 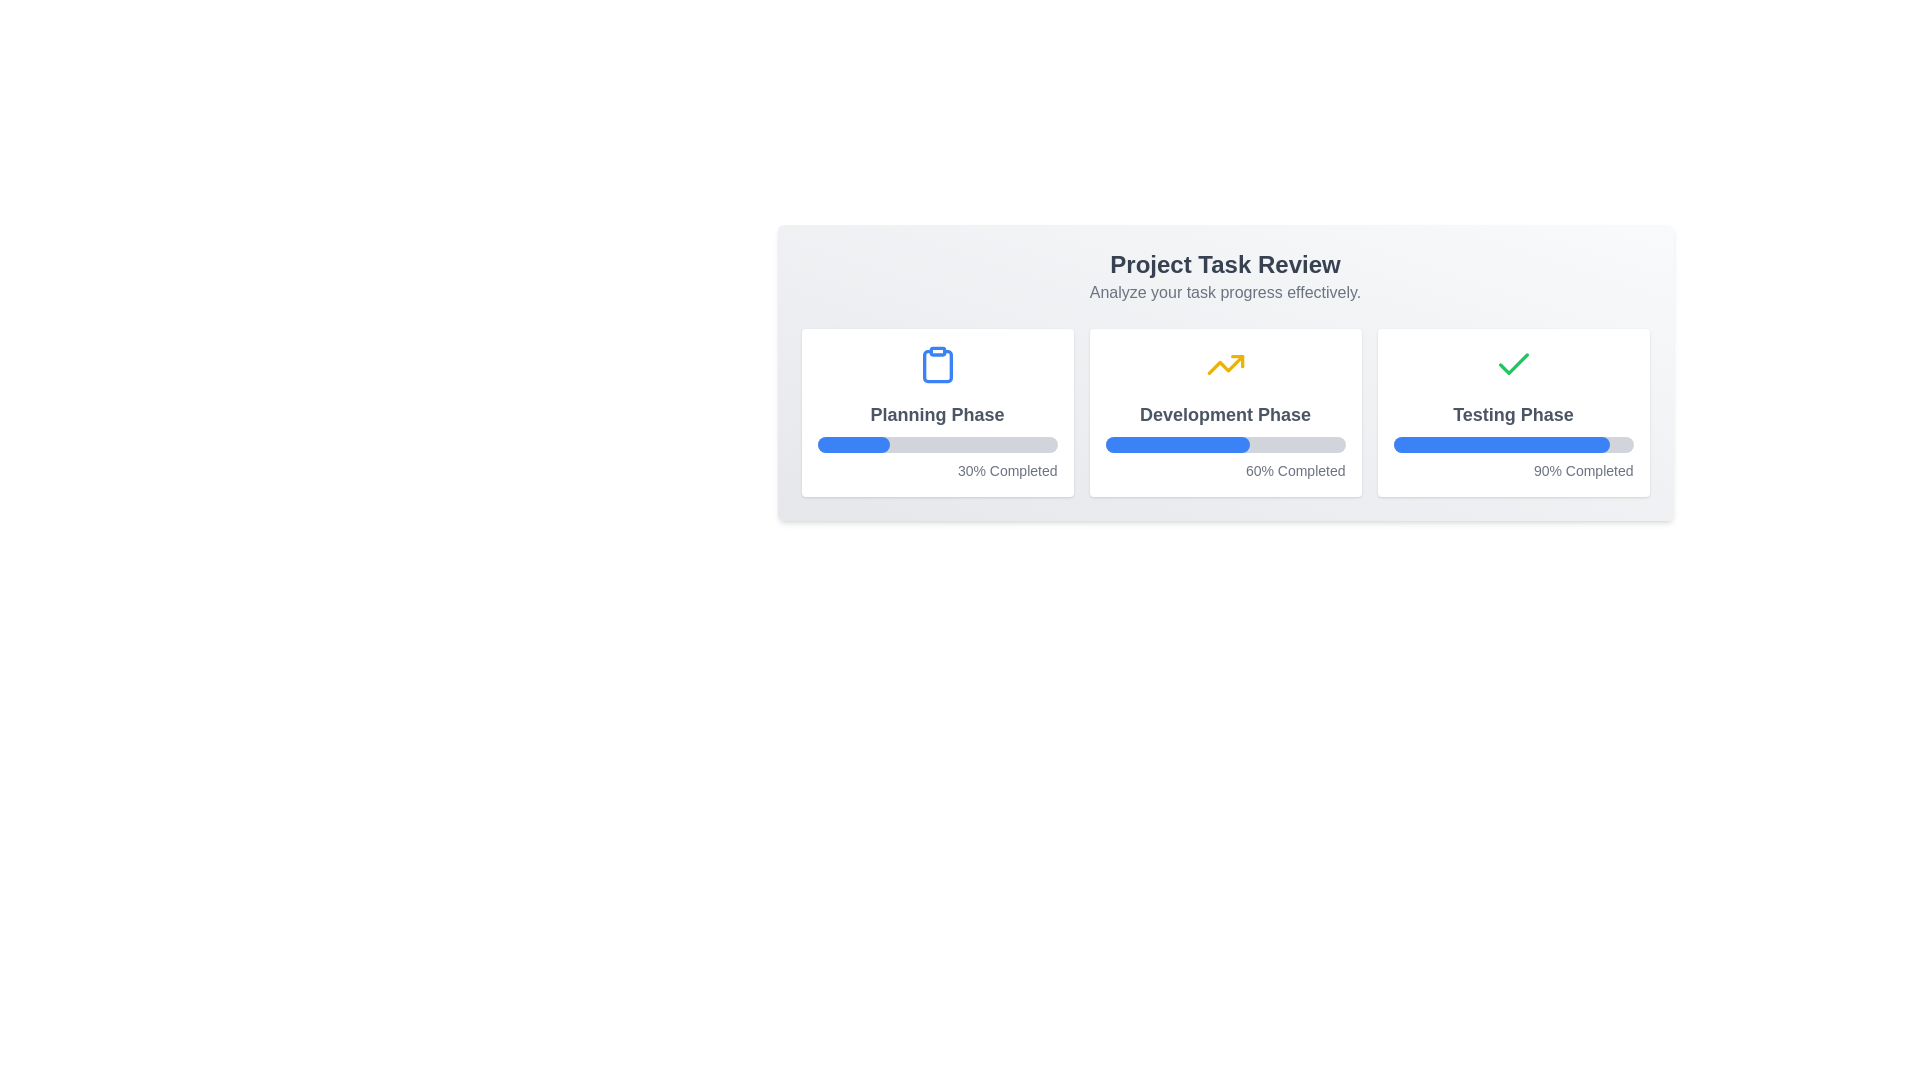 I want to click on the clipboard icon representing the 'Planning Phase', which is centrally placed in the first of three horizontally arranged cards under 'Project Task Review', so click(x=936, y=366).